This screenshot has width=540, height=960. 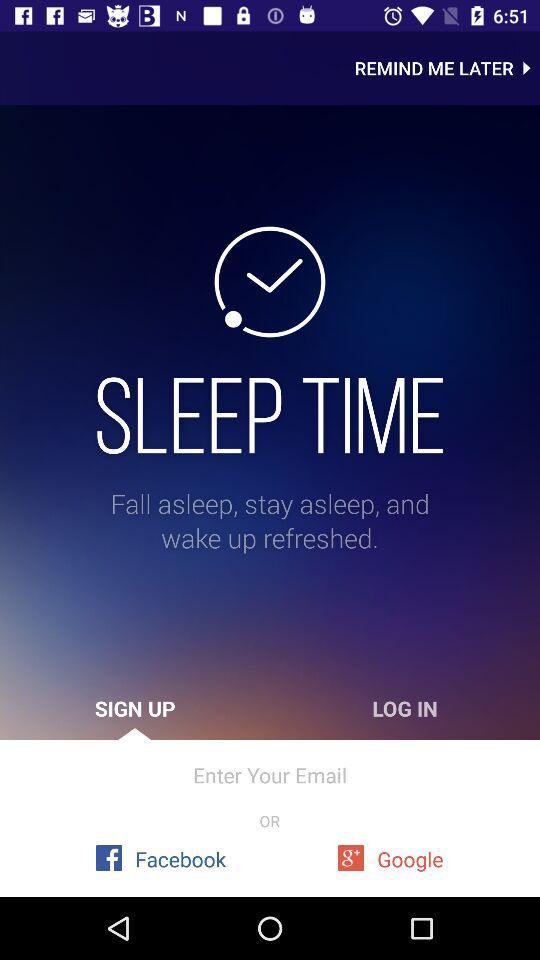 I want to click on the remind me later icon, so click(x=447, y=68).